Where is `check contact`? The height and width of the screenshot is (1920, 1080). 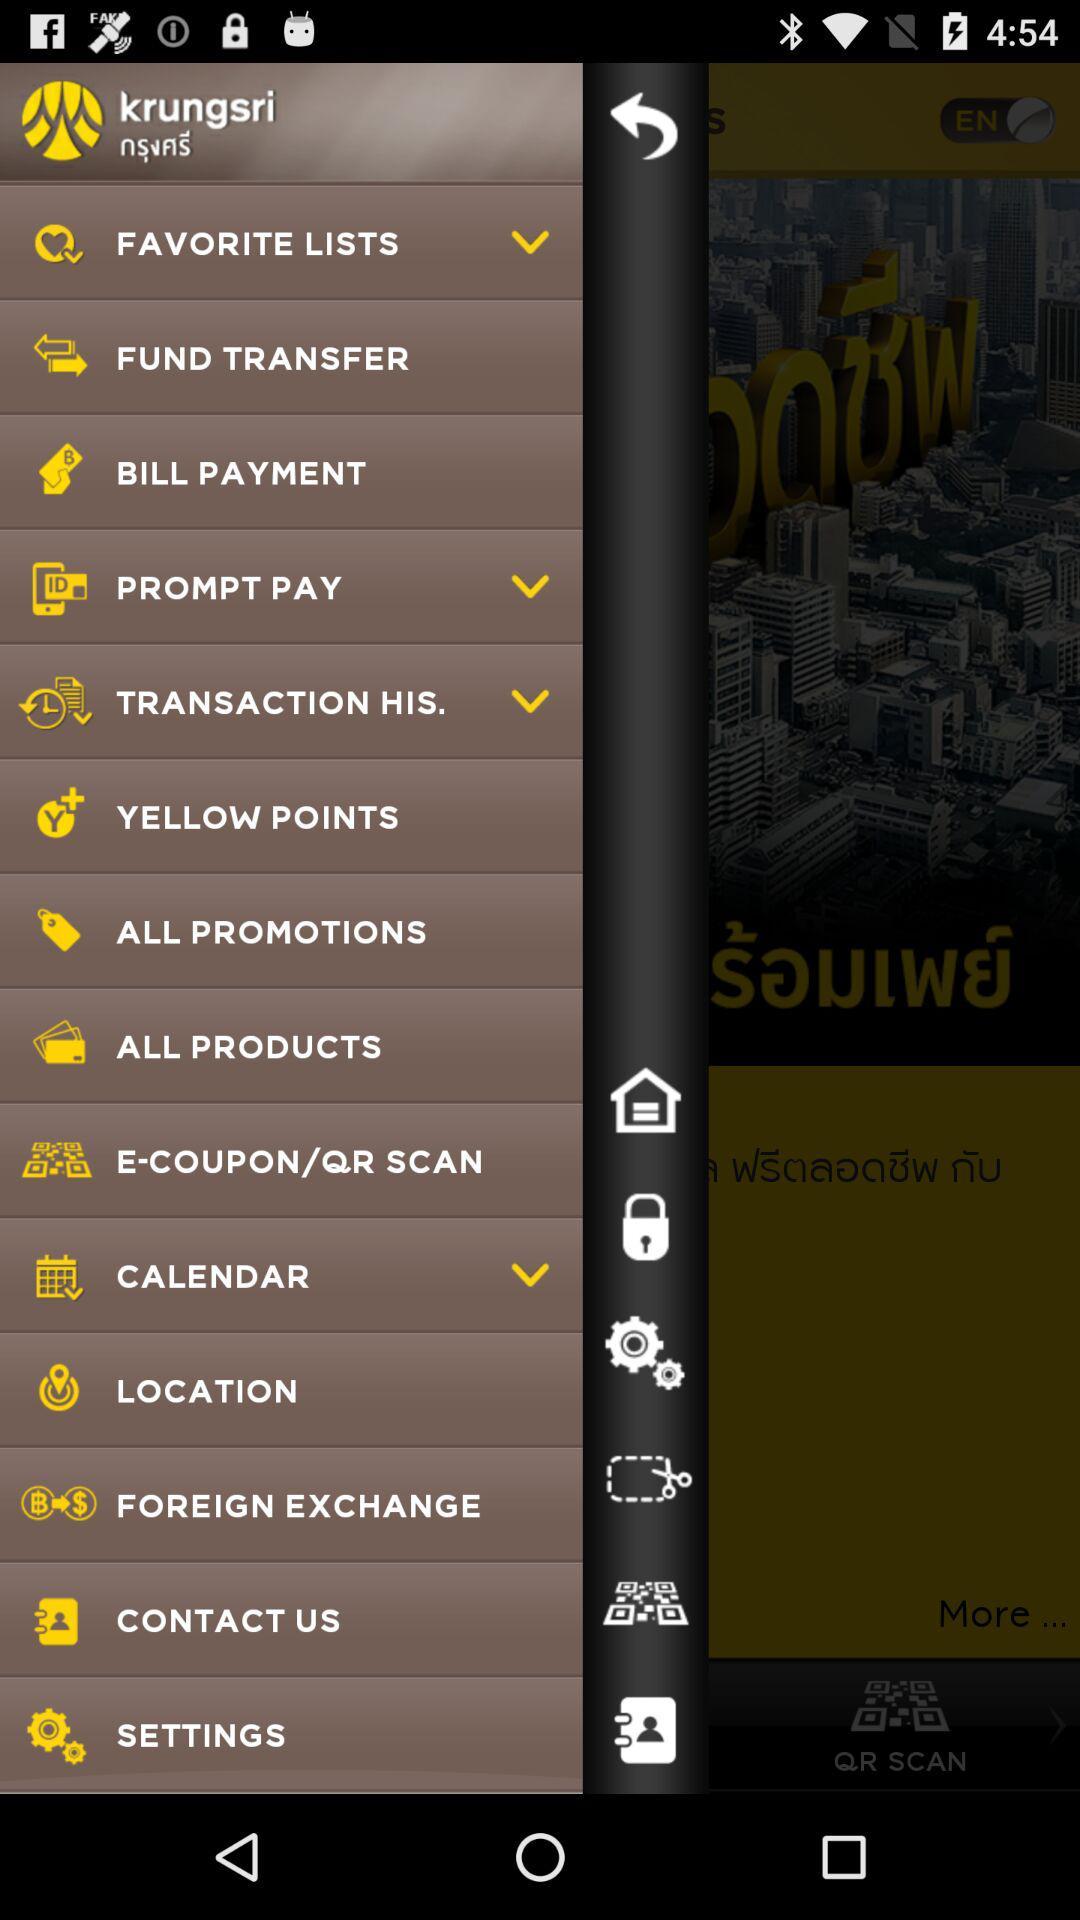 check contact is located at coordinates (645, 1604).